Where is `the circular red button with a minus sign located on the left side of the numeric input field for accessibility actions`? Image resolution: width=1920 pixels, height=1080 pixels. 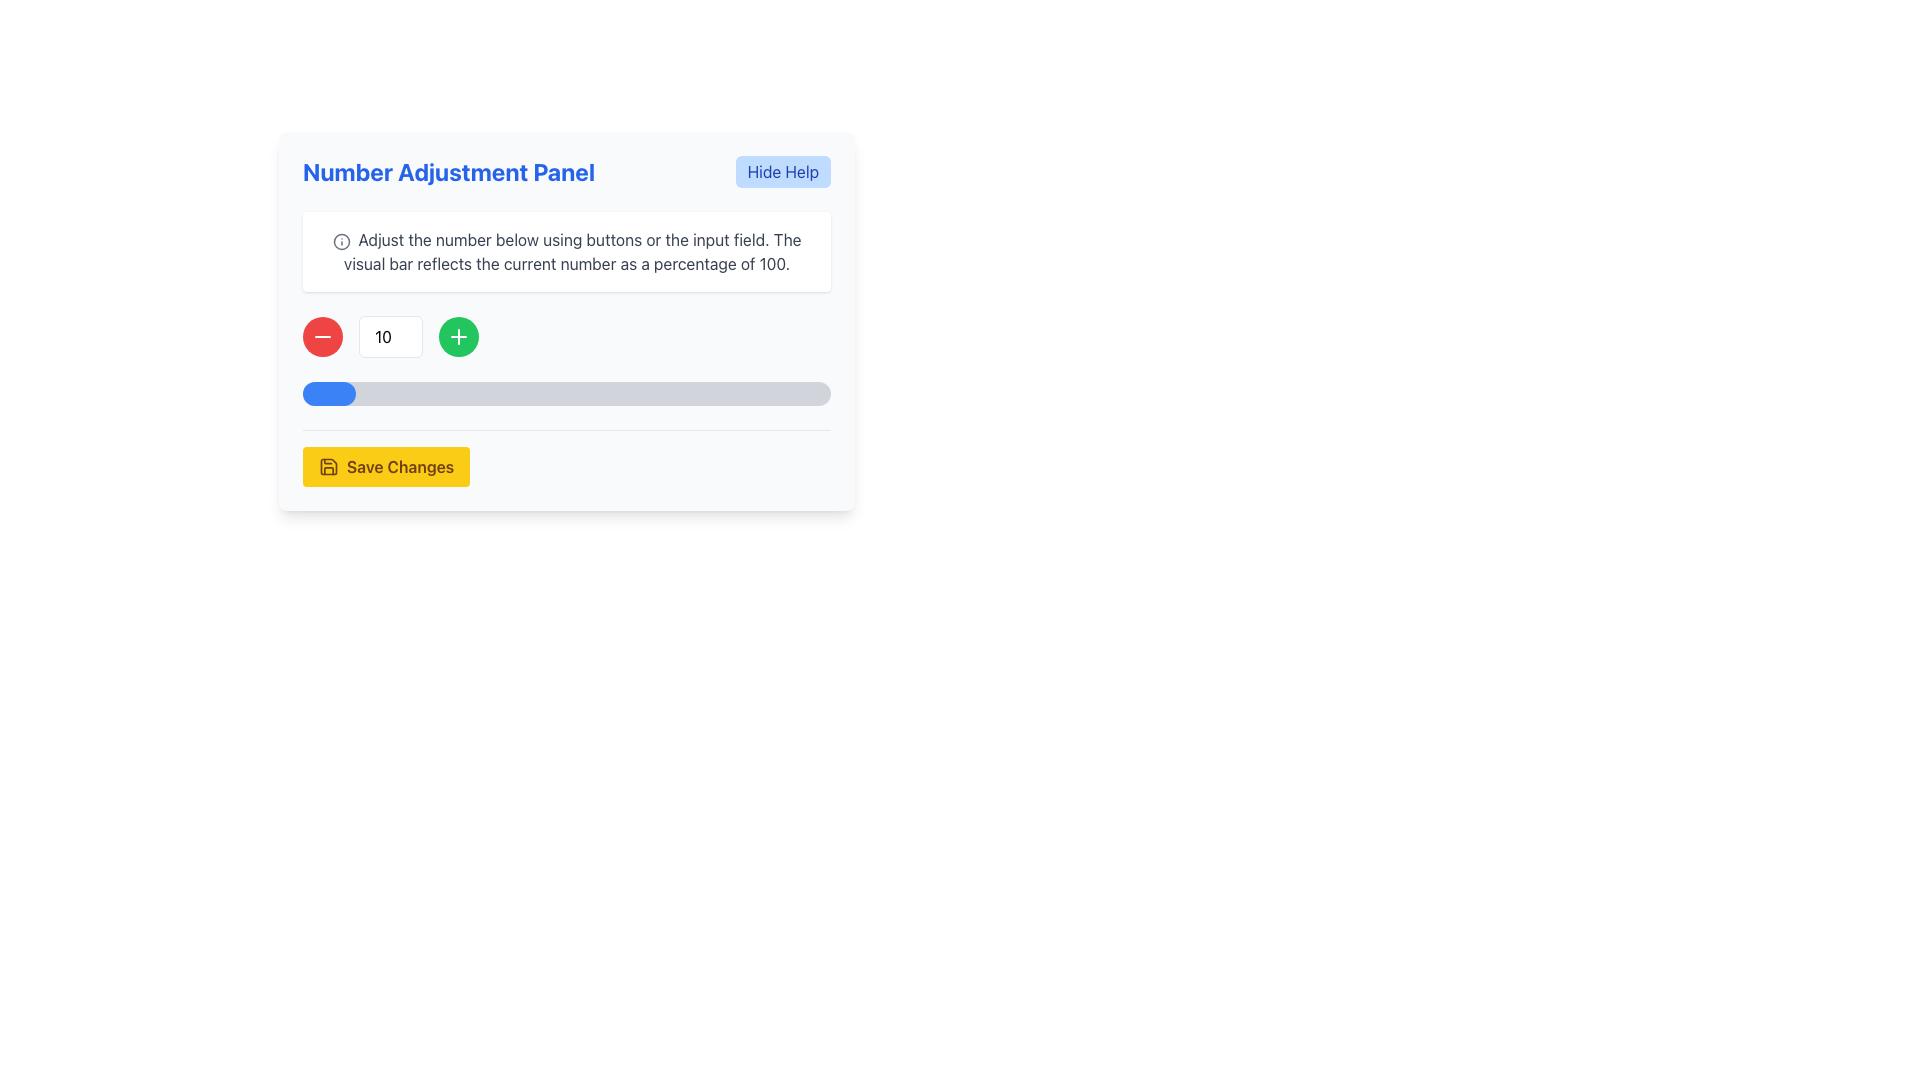 the circular red button with a minus sign located on the left side of the numeric input field for accessibility actions is located at coordinates (322, 335).